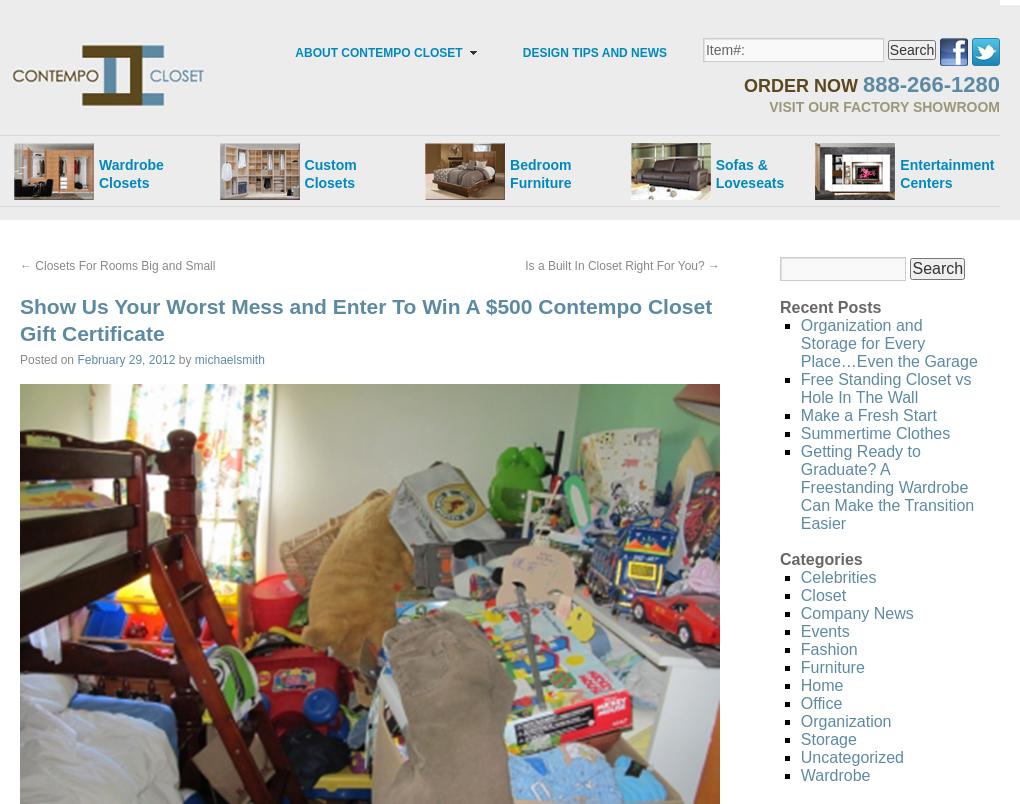  Describe the element at coordinates (741, 163) in the screenshot. I see `'Sofas &'` at that location.